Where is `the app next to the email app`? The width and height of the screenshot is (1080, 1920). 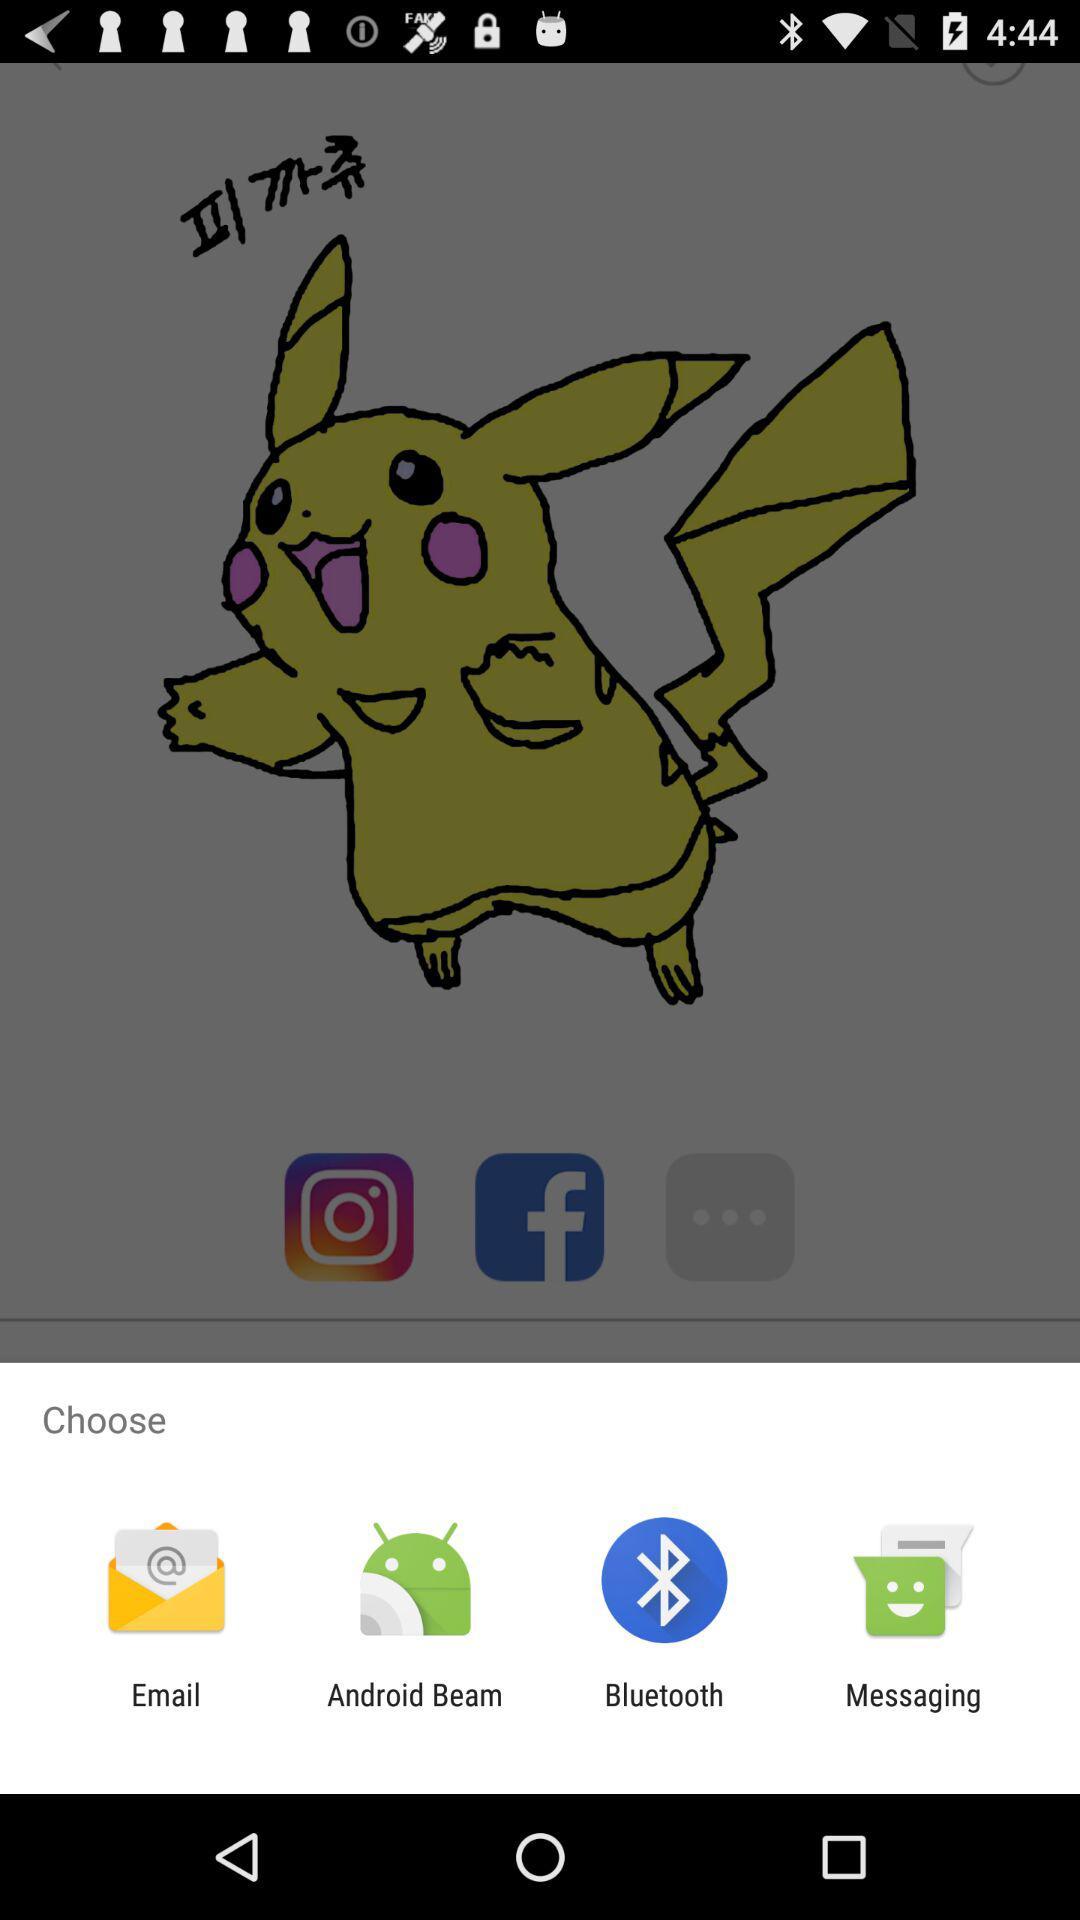 the app next to the email app is located at coordinates (414, 1711).